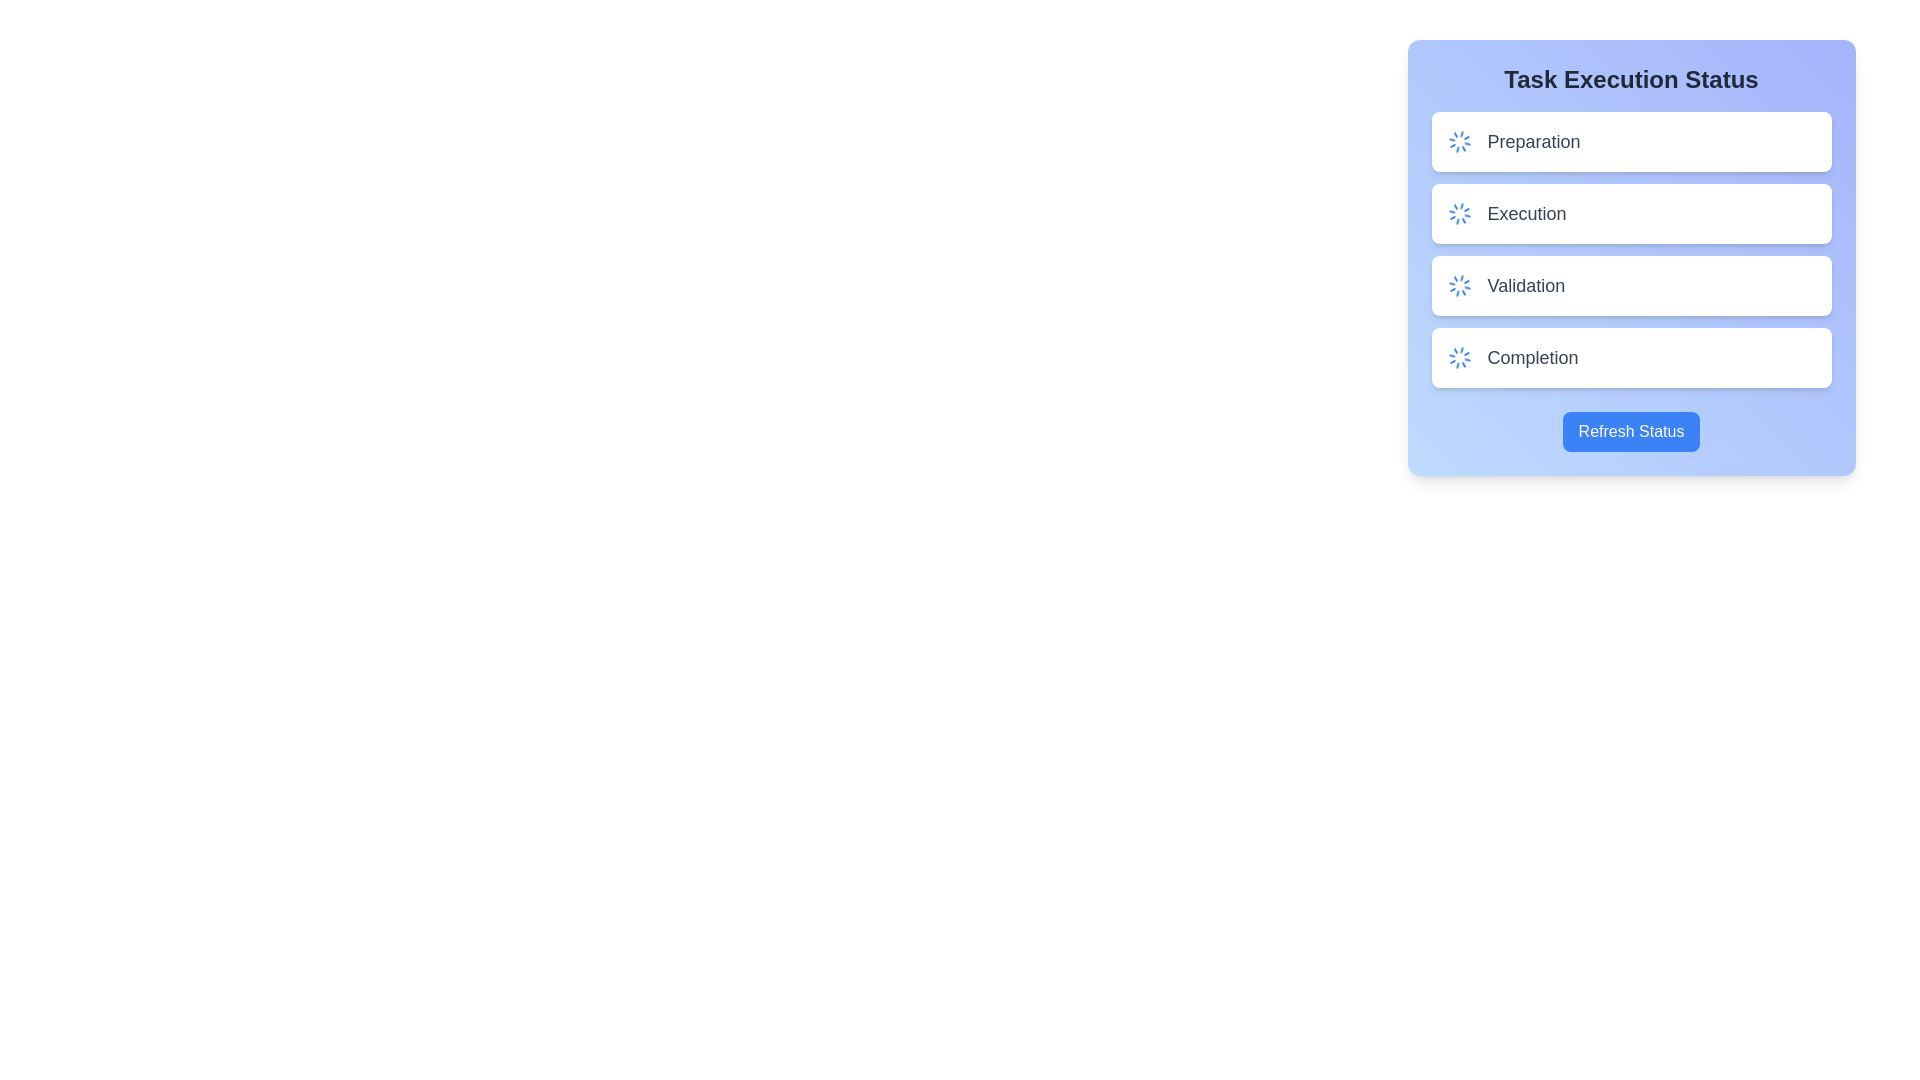 The width and height of the screenshot is (1920, 1080). What do you see at coordinates (1459, 141) in the screenshot?
I see `the blue circular spinning loader icon located to the left of the 'Preparation' text in the task status card` at bounding box center [1459, 141].